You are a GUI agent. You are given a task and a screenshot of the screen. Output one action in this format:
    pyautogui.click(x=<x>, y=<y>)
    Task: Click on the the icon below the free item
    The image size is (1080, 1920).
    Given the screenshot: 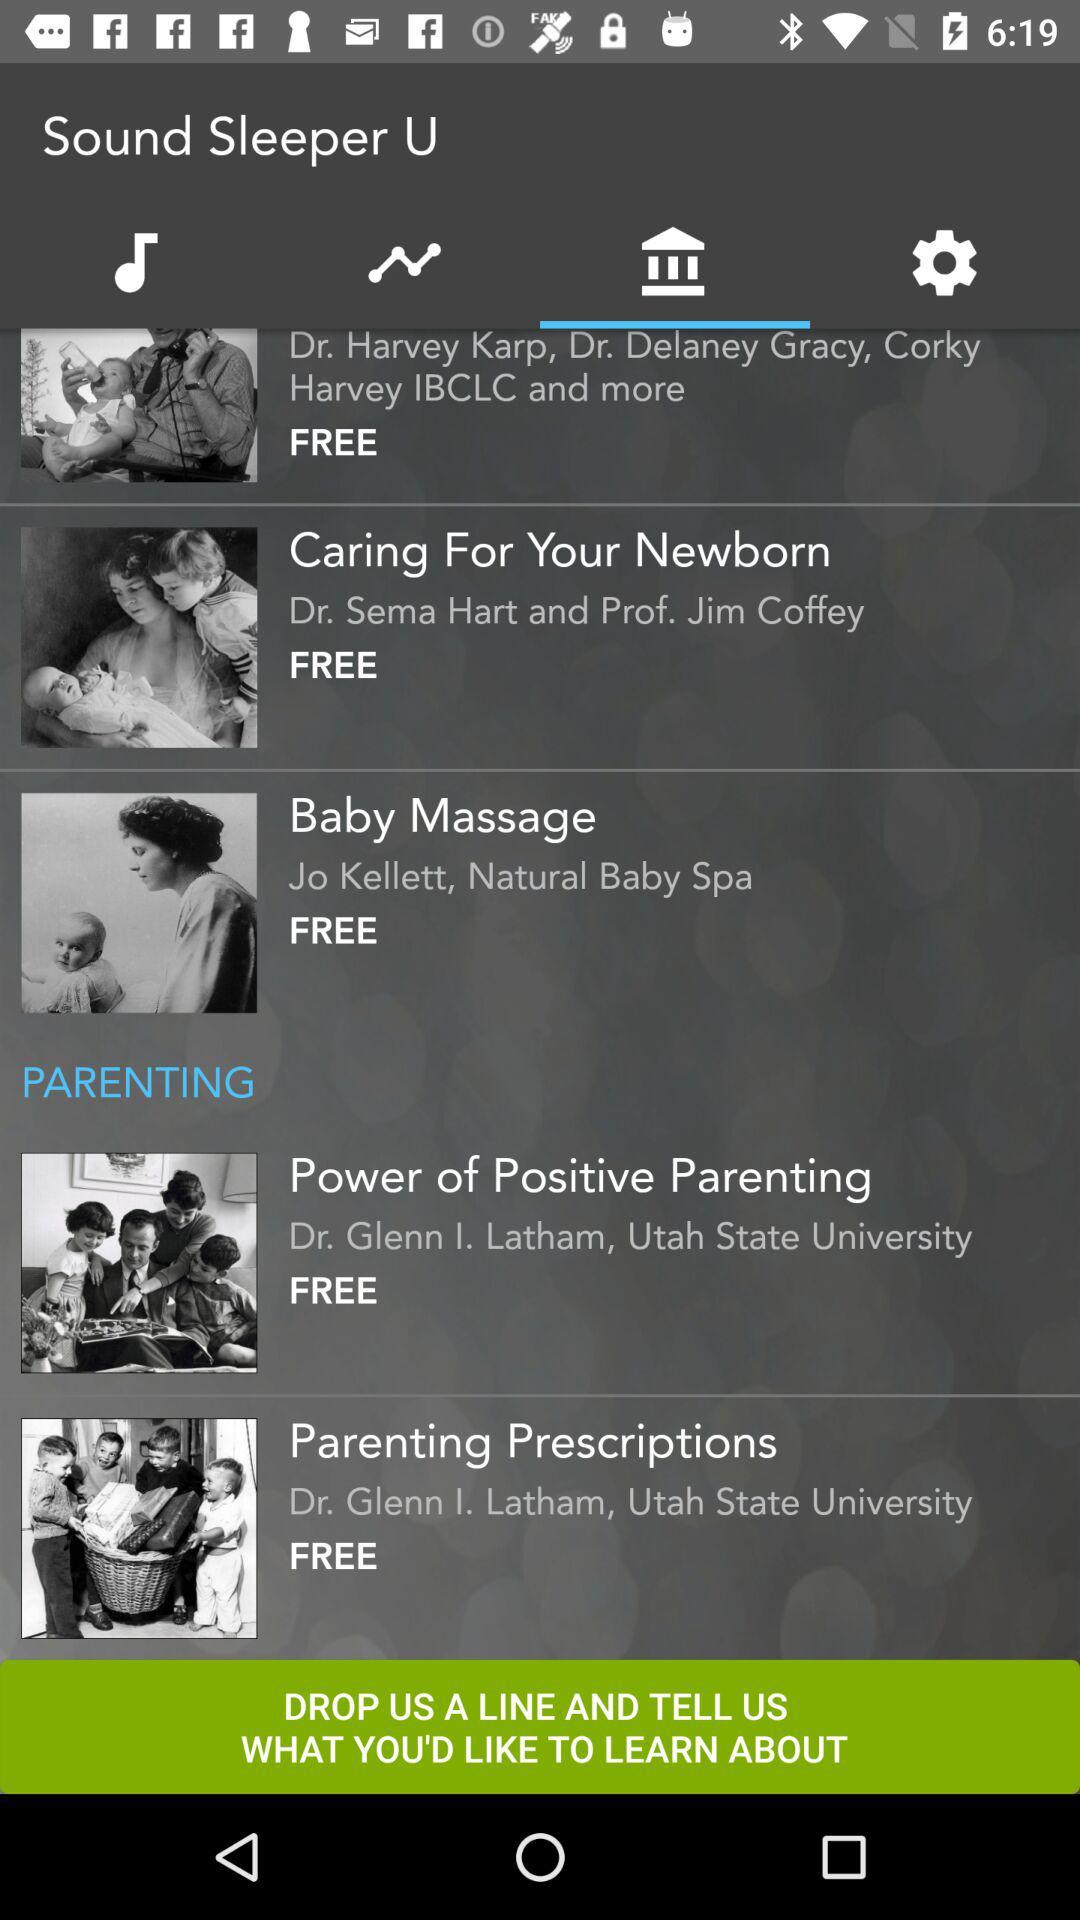 What is the action you would take?
    pyautogui.click(x=678, y=807)
    